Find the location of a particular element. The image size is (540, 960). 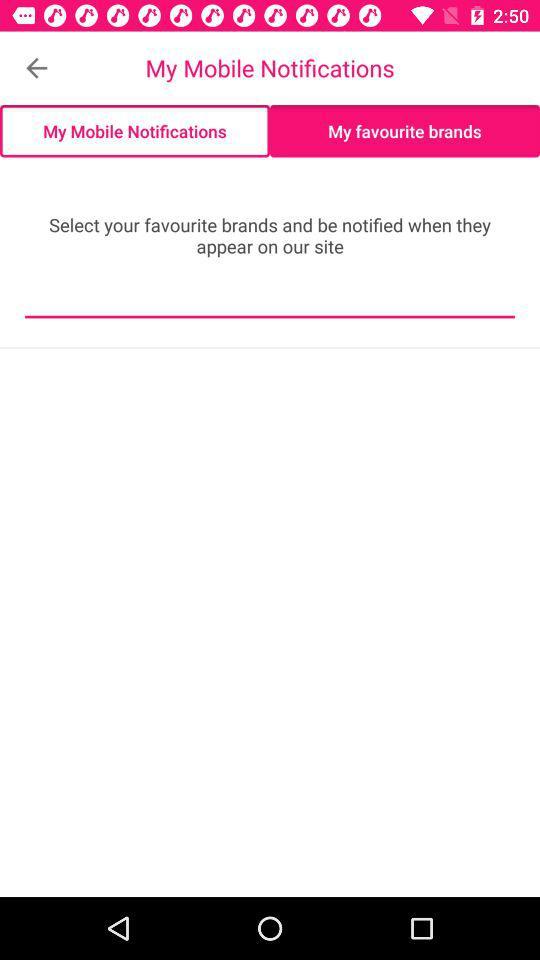

the icon above the my mobile notifications icon is located at coordinates (36, 68).